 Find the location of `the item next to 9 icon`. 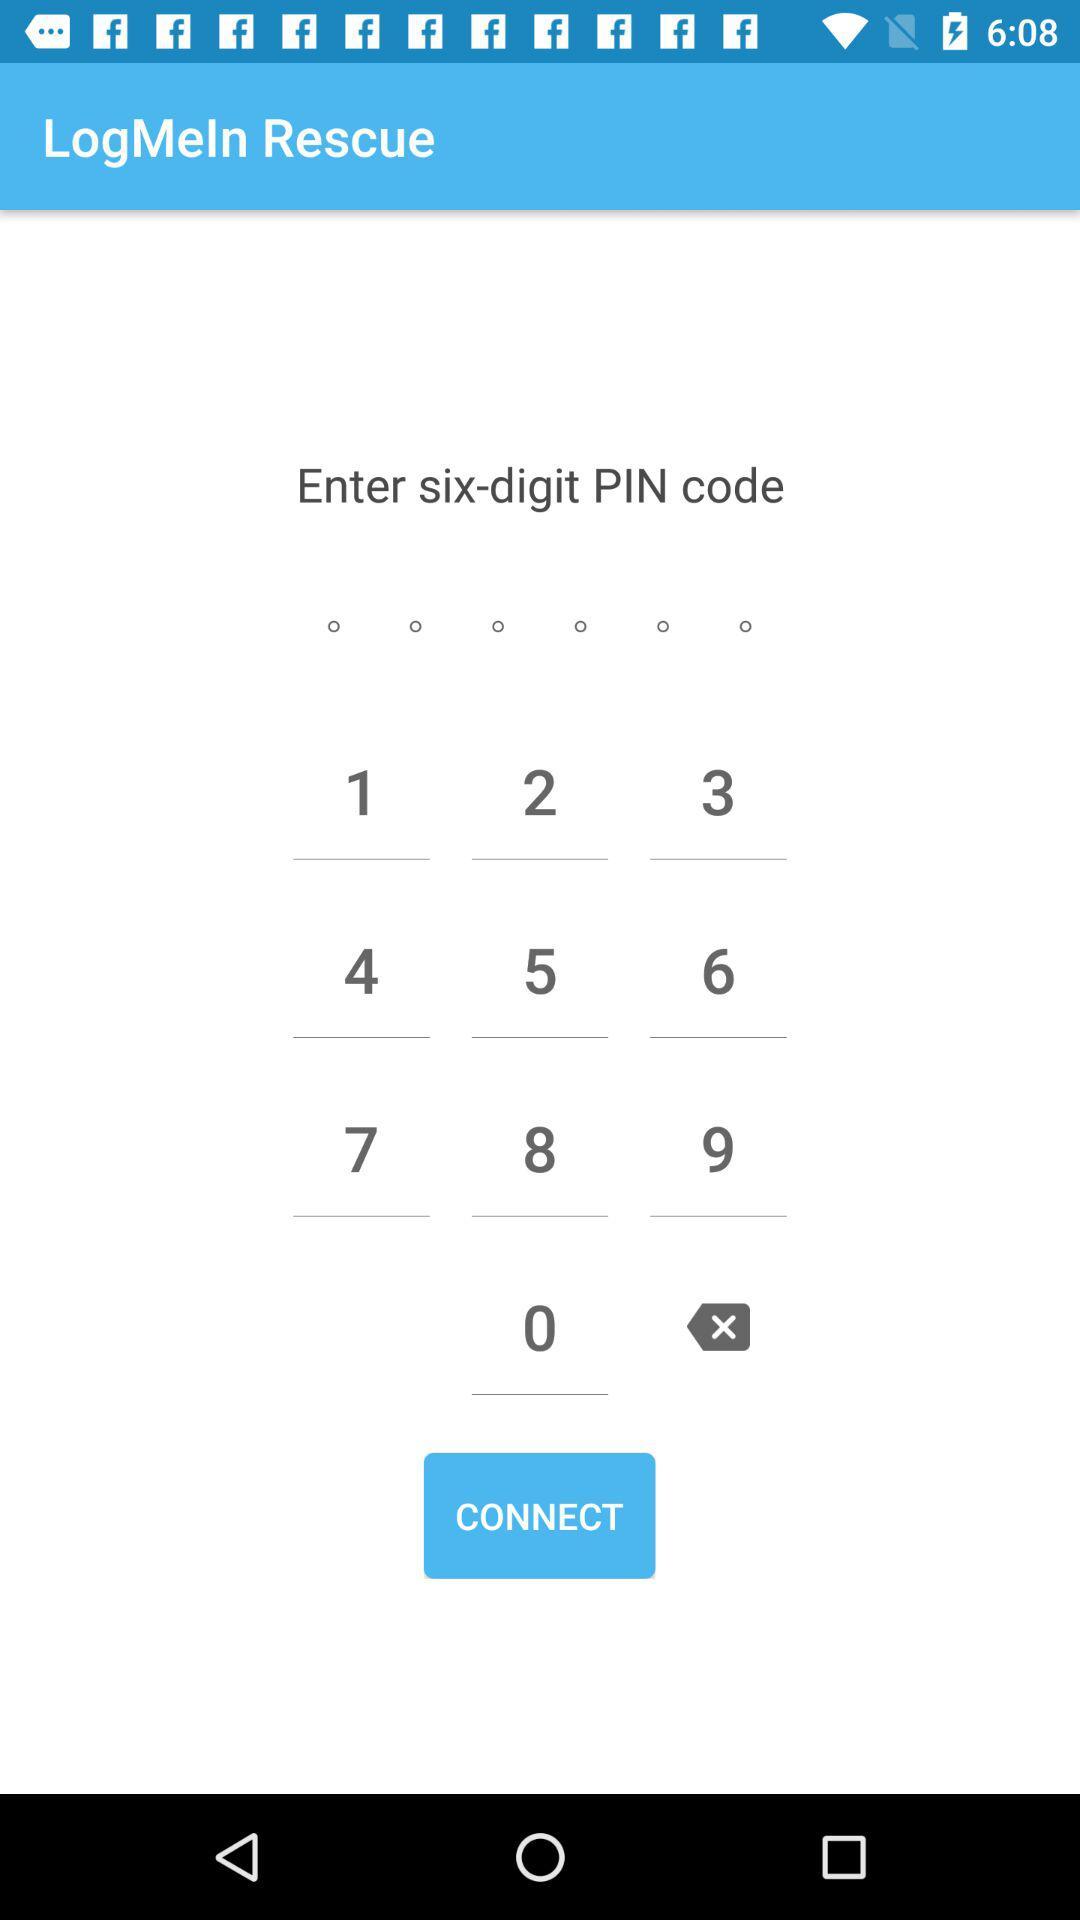

the item next to 9 icon is located at coordinates (540, 1148).